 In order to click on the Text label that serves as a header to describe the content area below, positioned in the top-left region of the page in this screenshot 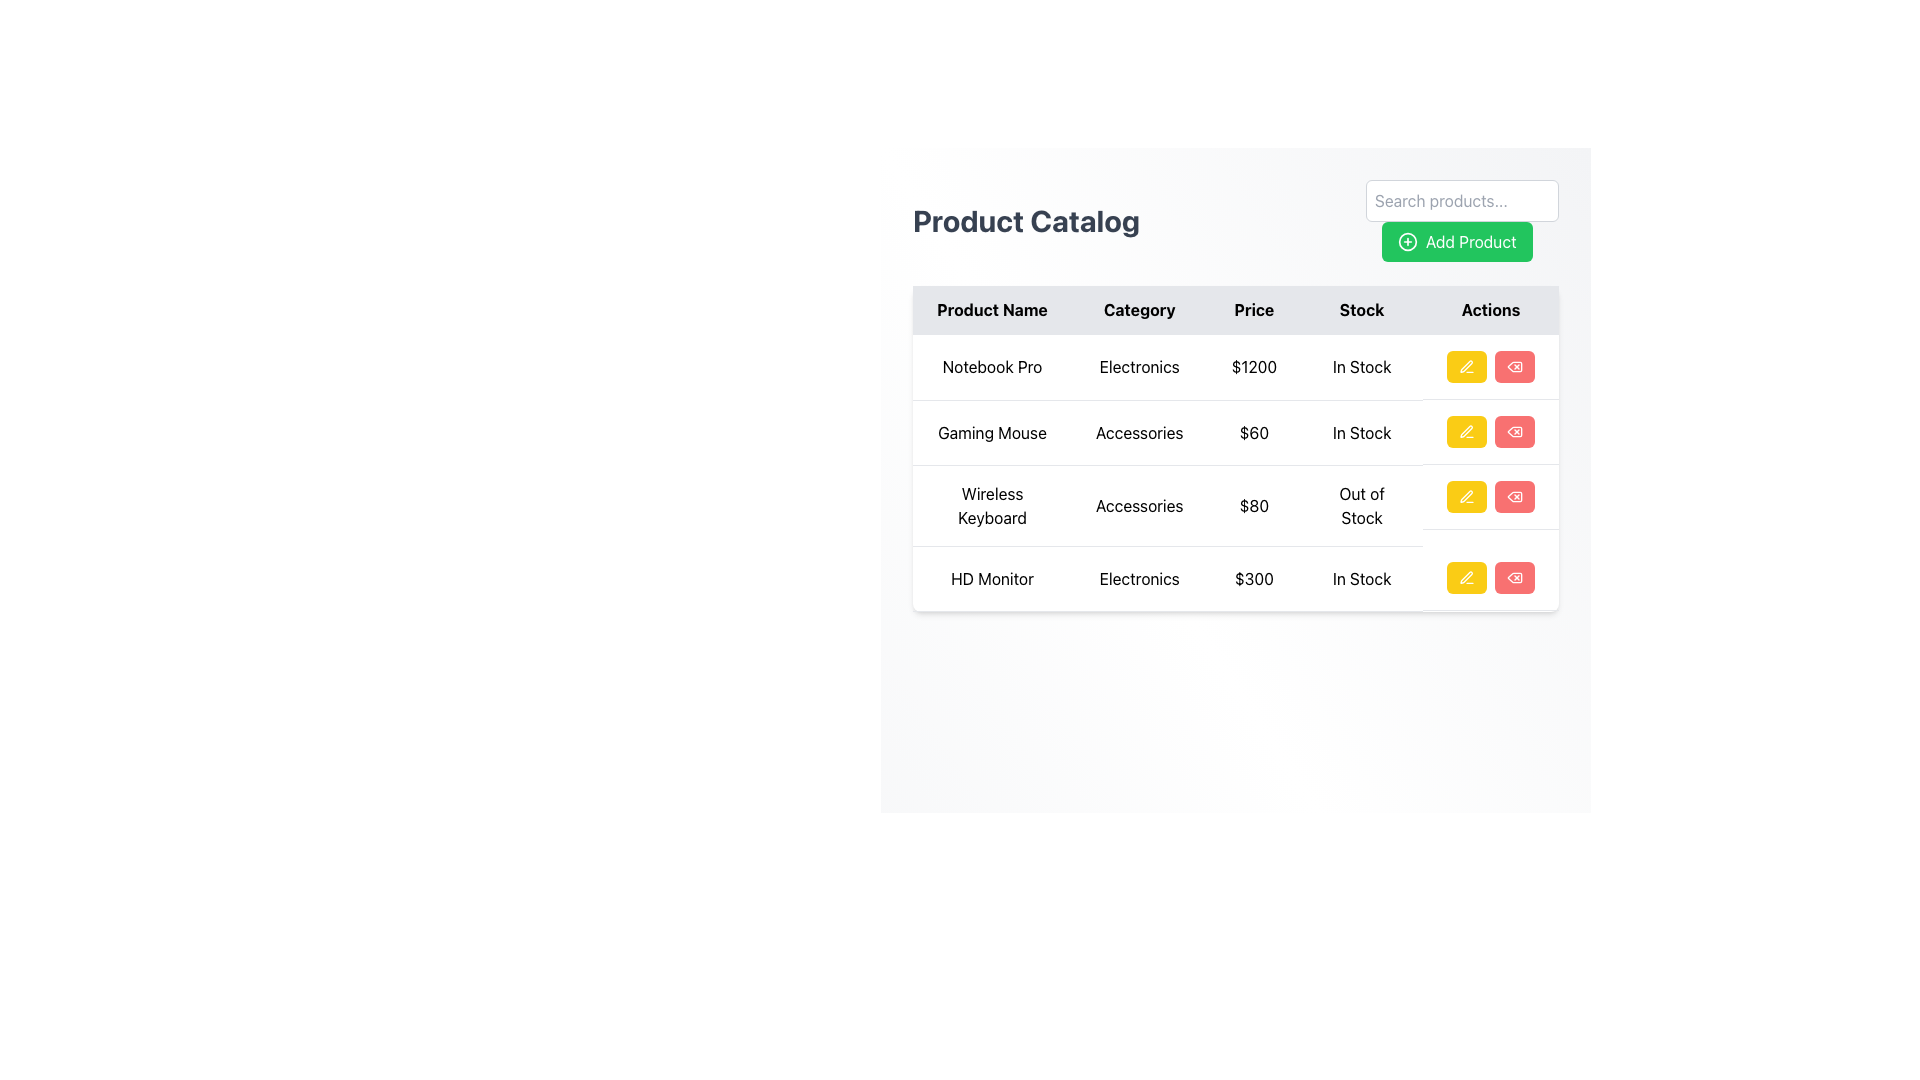, I will do `click(1026, 220)`.